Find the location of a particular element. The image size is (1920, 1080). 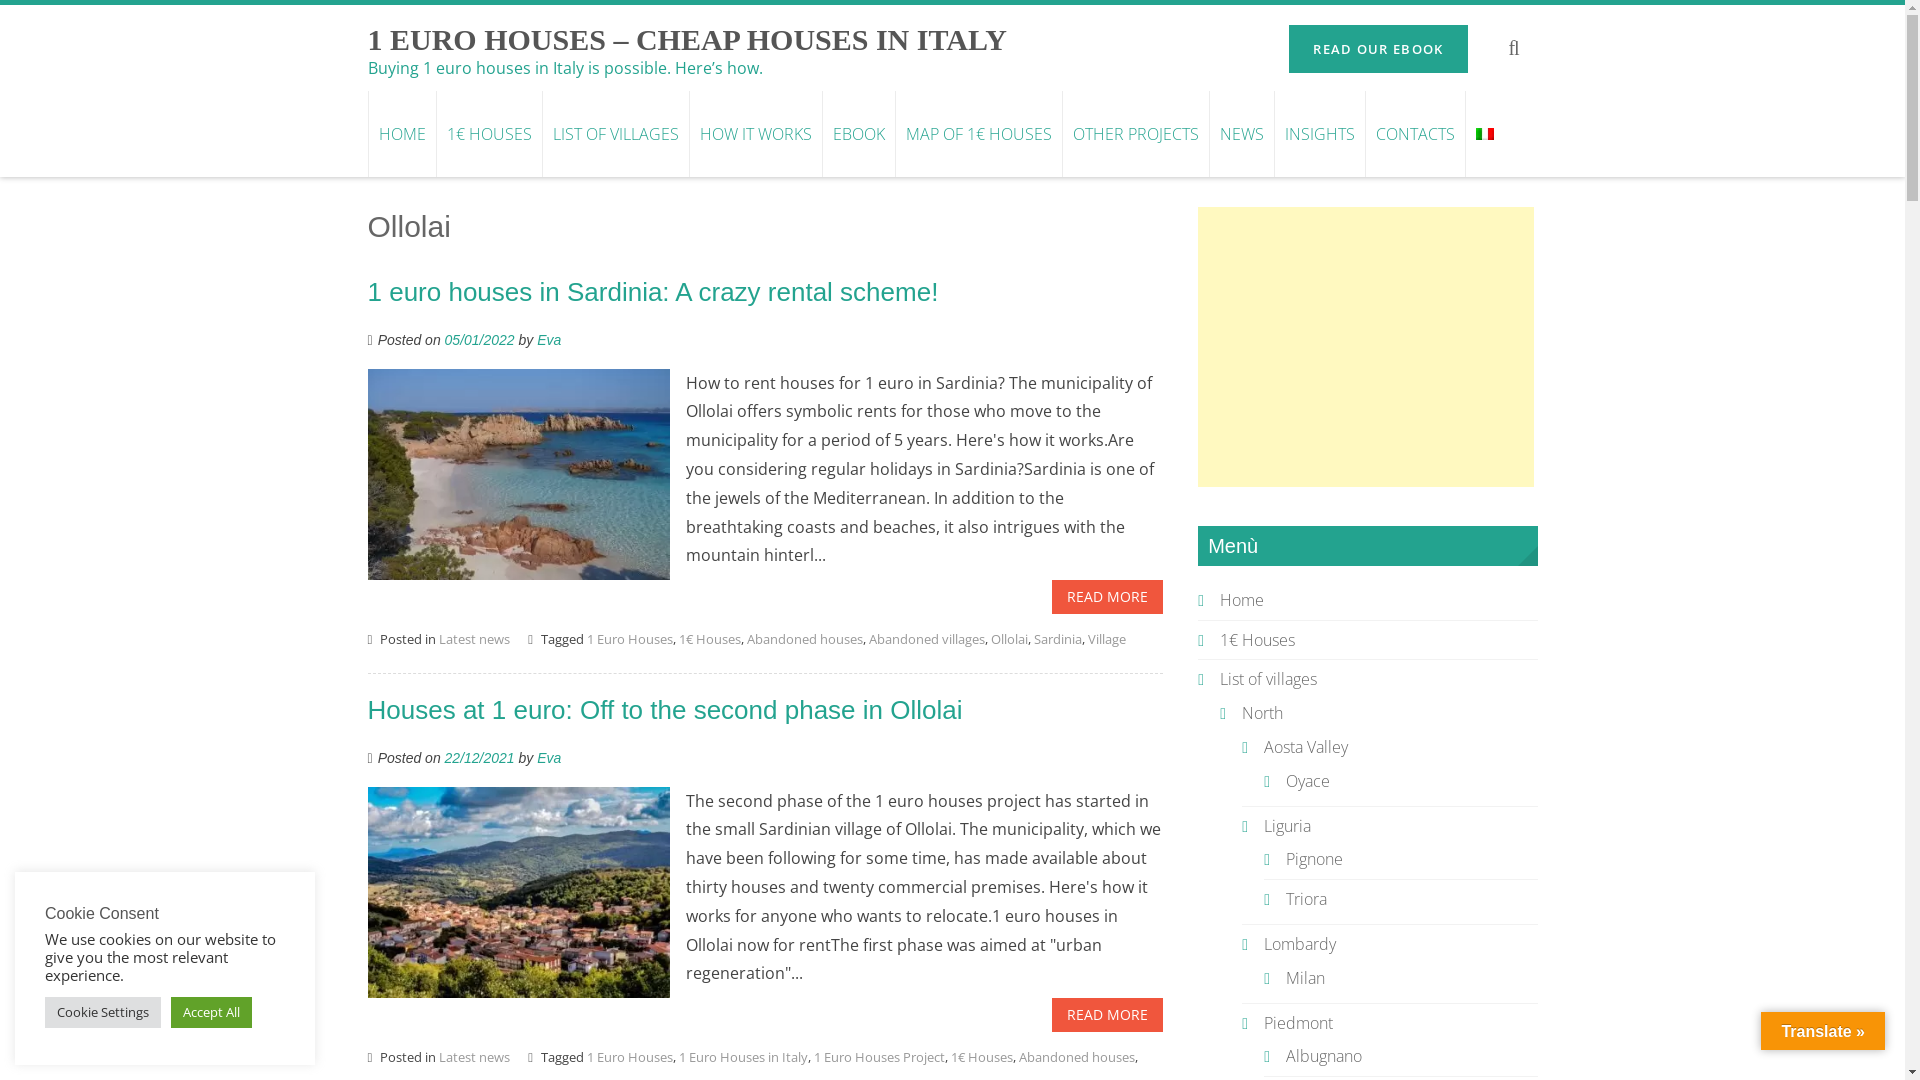

'22/12/2021' is located at coordinates (480, 758).